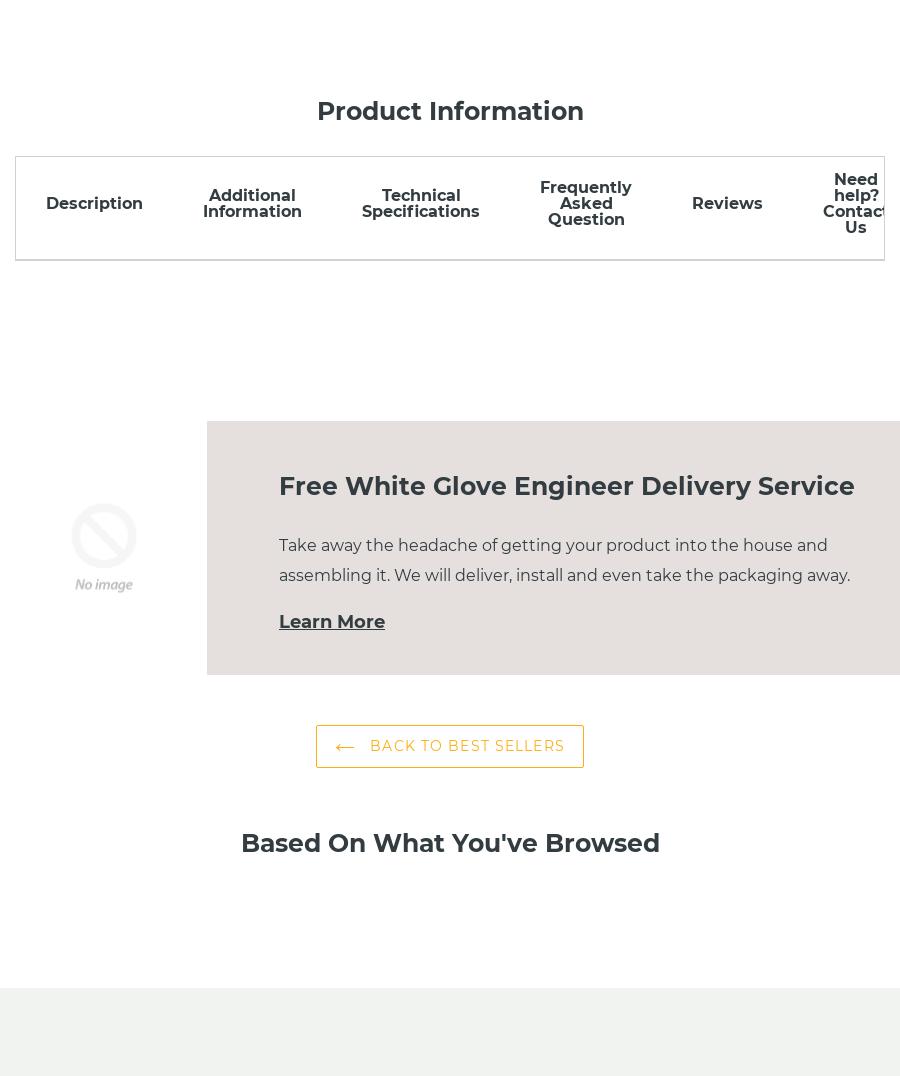  I want to click on 'Need help? Contact Us', so click(855, 202).